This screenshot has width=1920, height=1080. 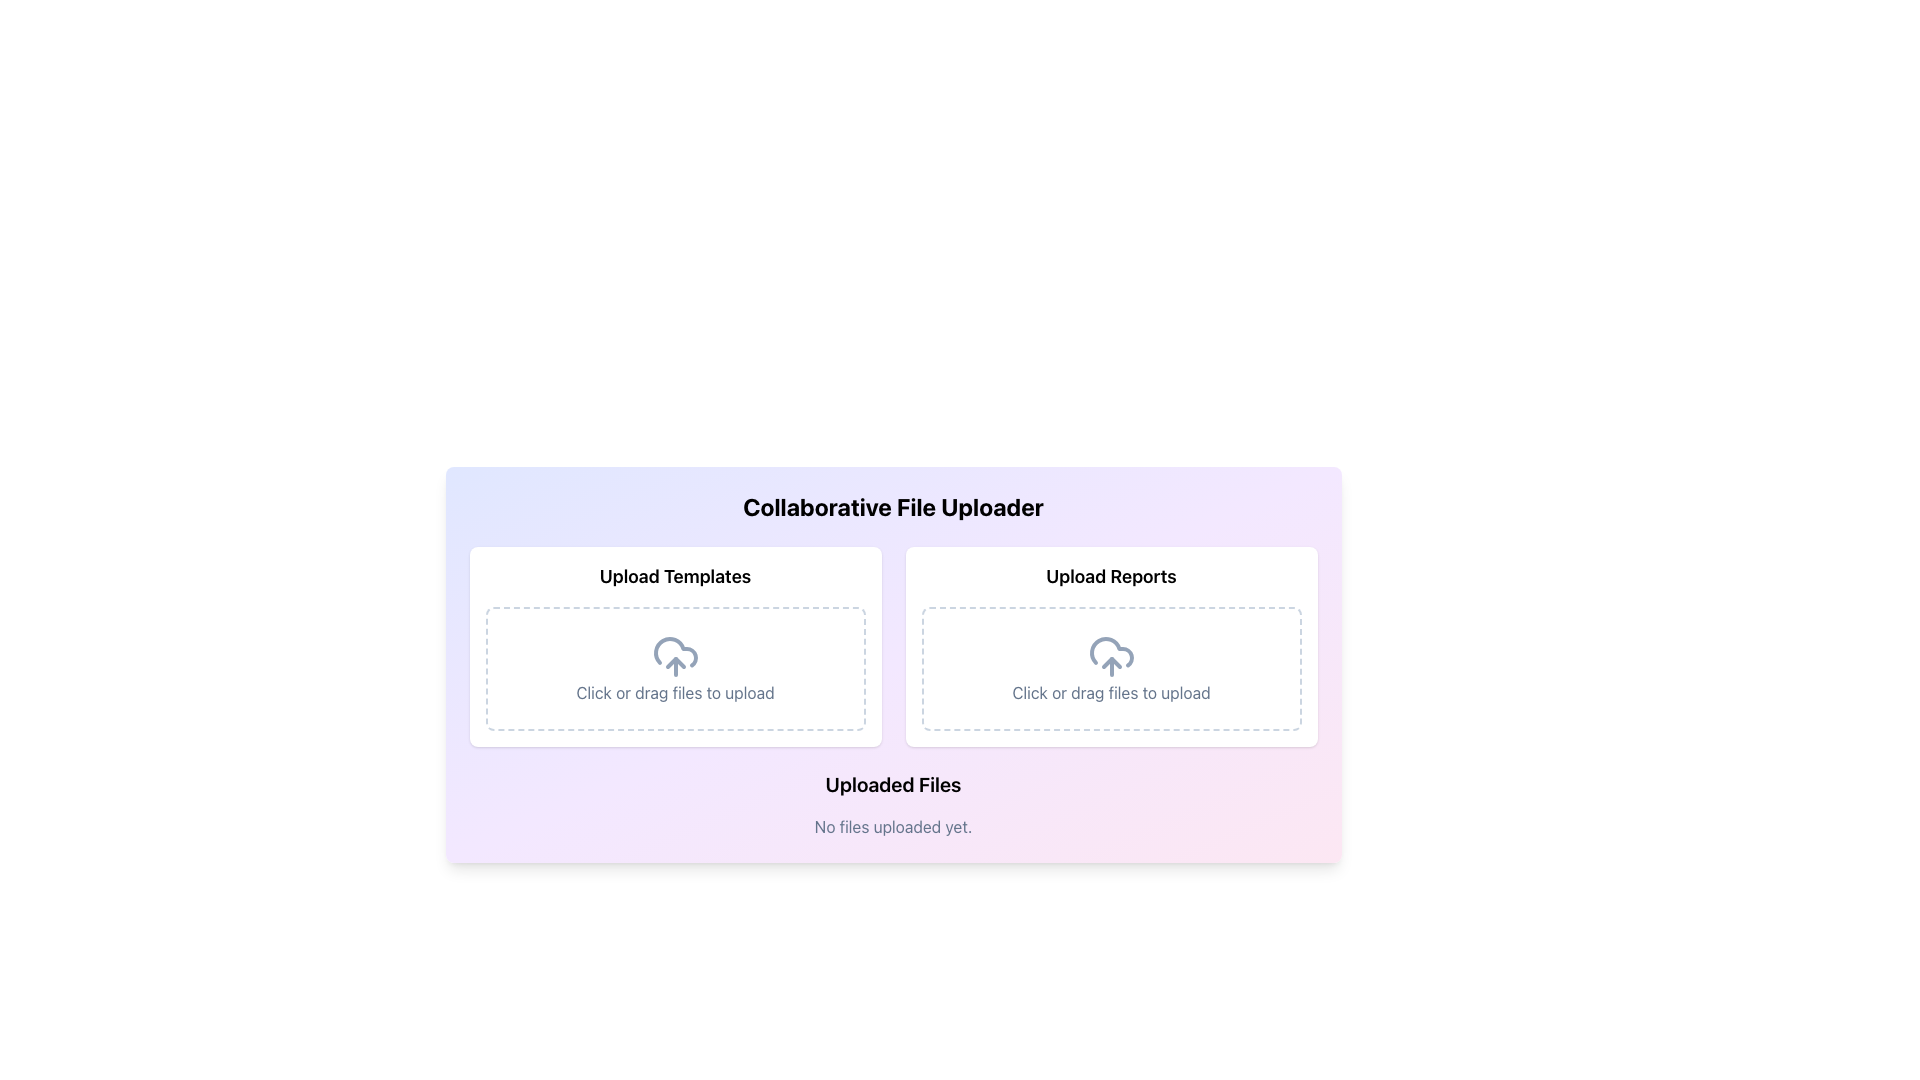 I want to click on the Text Label that serves as a section title for the uploaded files area, located in the lower half of the card layout, directly beneath two upload sections organized horizontally, so click(x=892, y=784).